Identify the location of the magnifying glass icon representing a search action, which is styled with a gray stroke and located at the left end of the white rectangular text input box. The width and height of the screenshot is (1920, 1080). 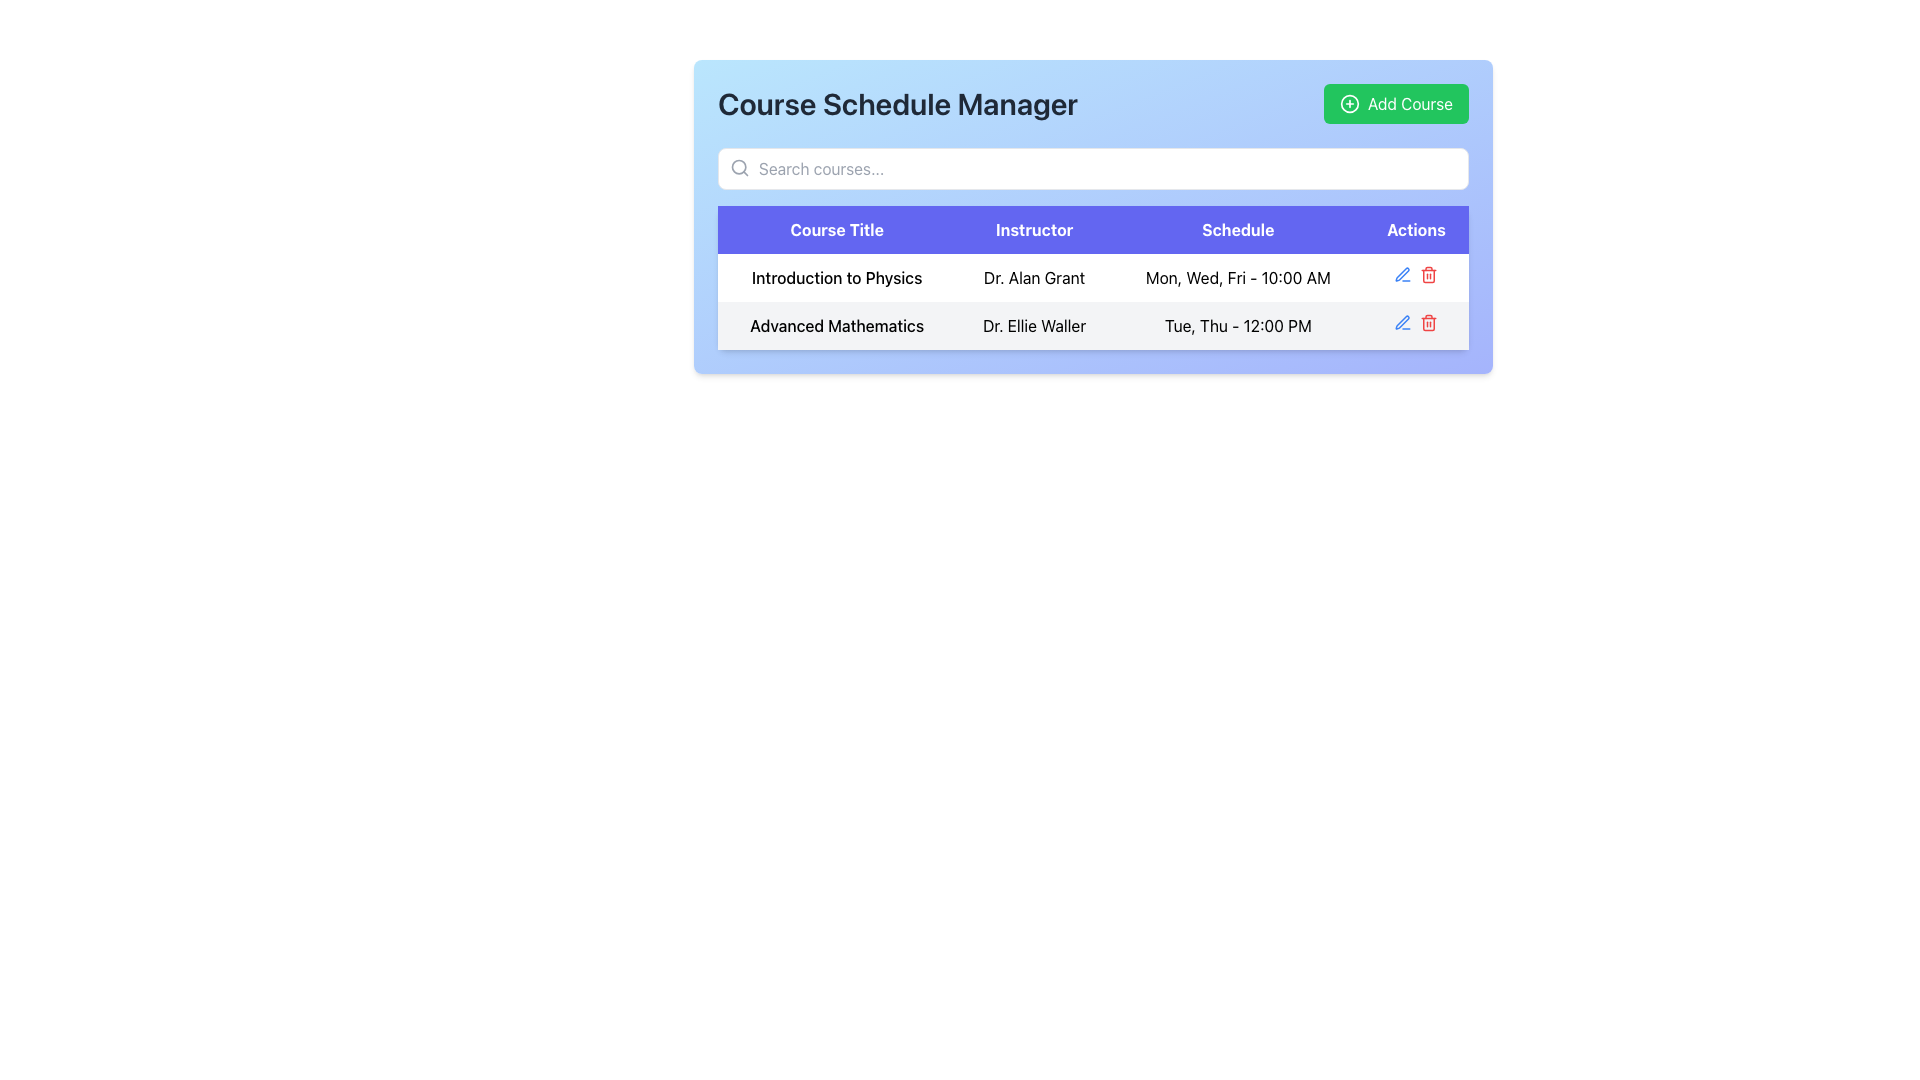
(738, 167).